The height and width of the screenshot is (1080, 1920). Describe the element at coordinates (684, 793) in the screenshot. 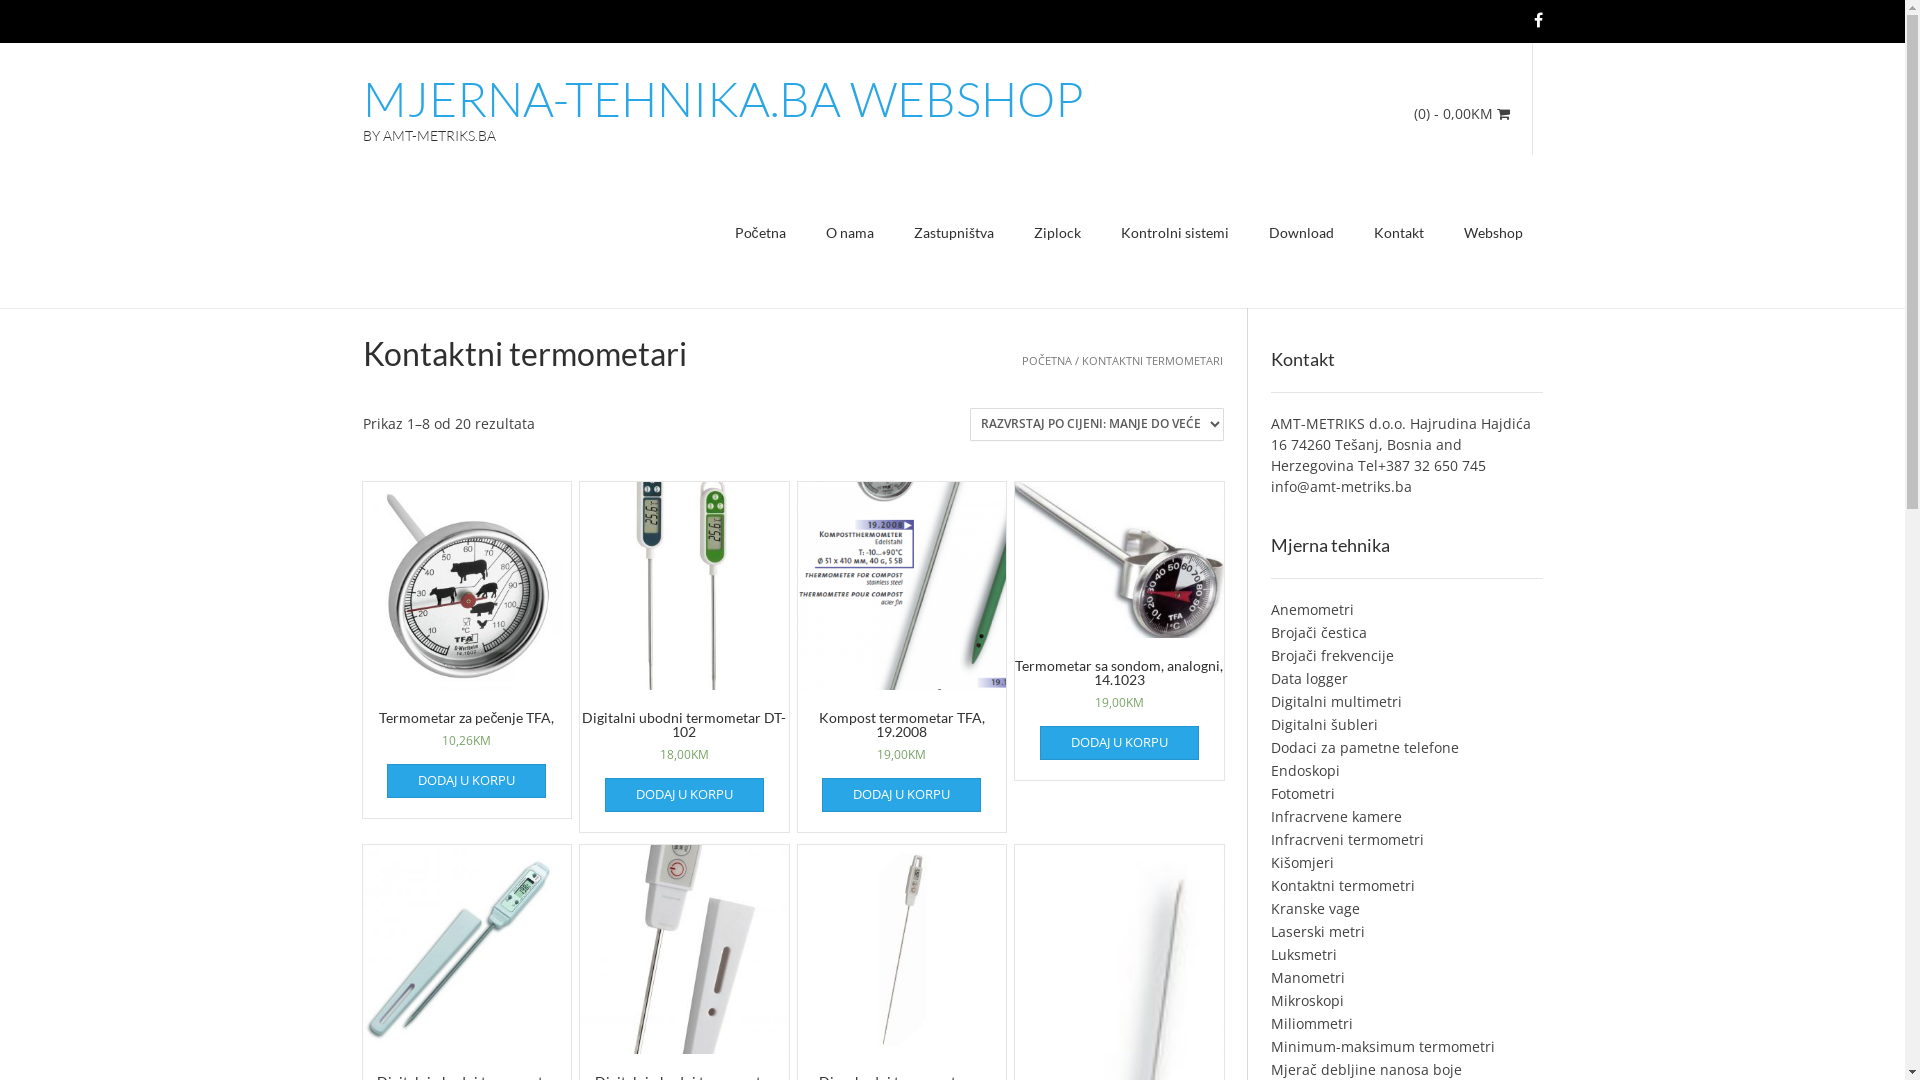

I see `'DODAJ U KORPU'` at that location.